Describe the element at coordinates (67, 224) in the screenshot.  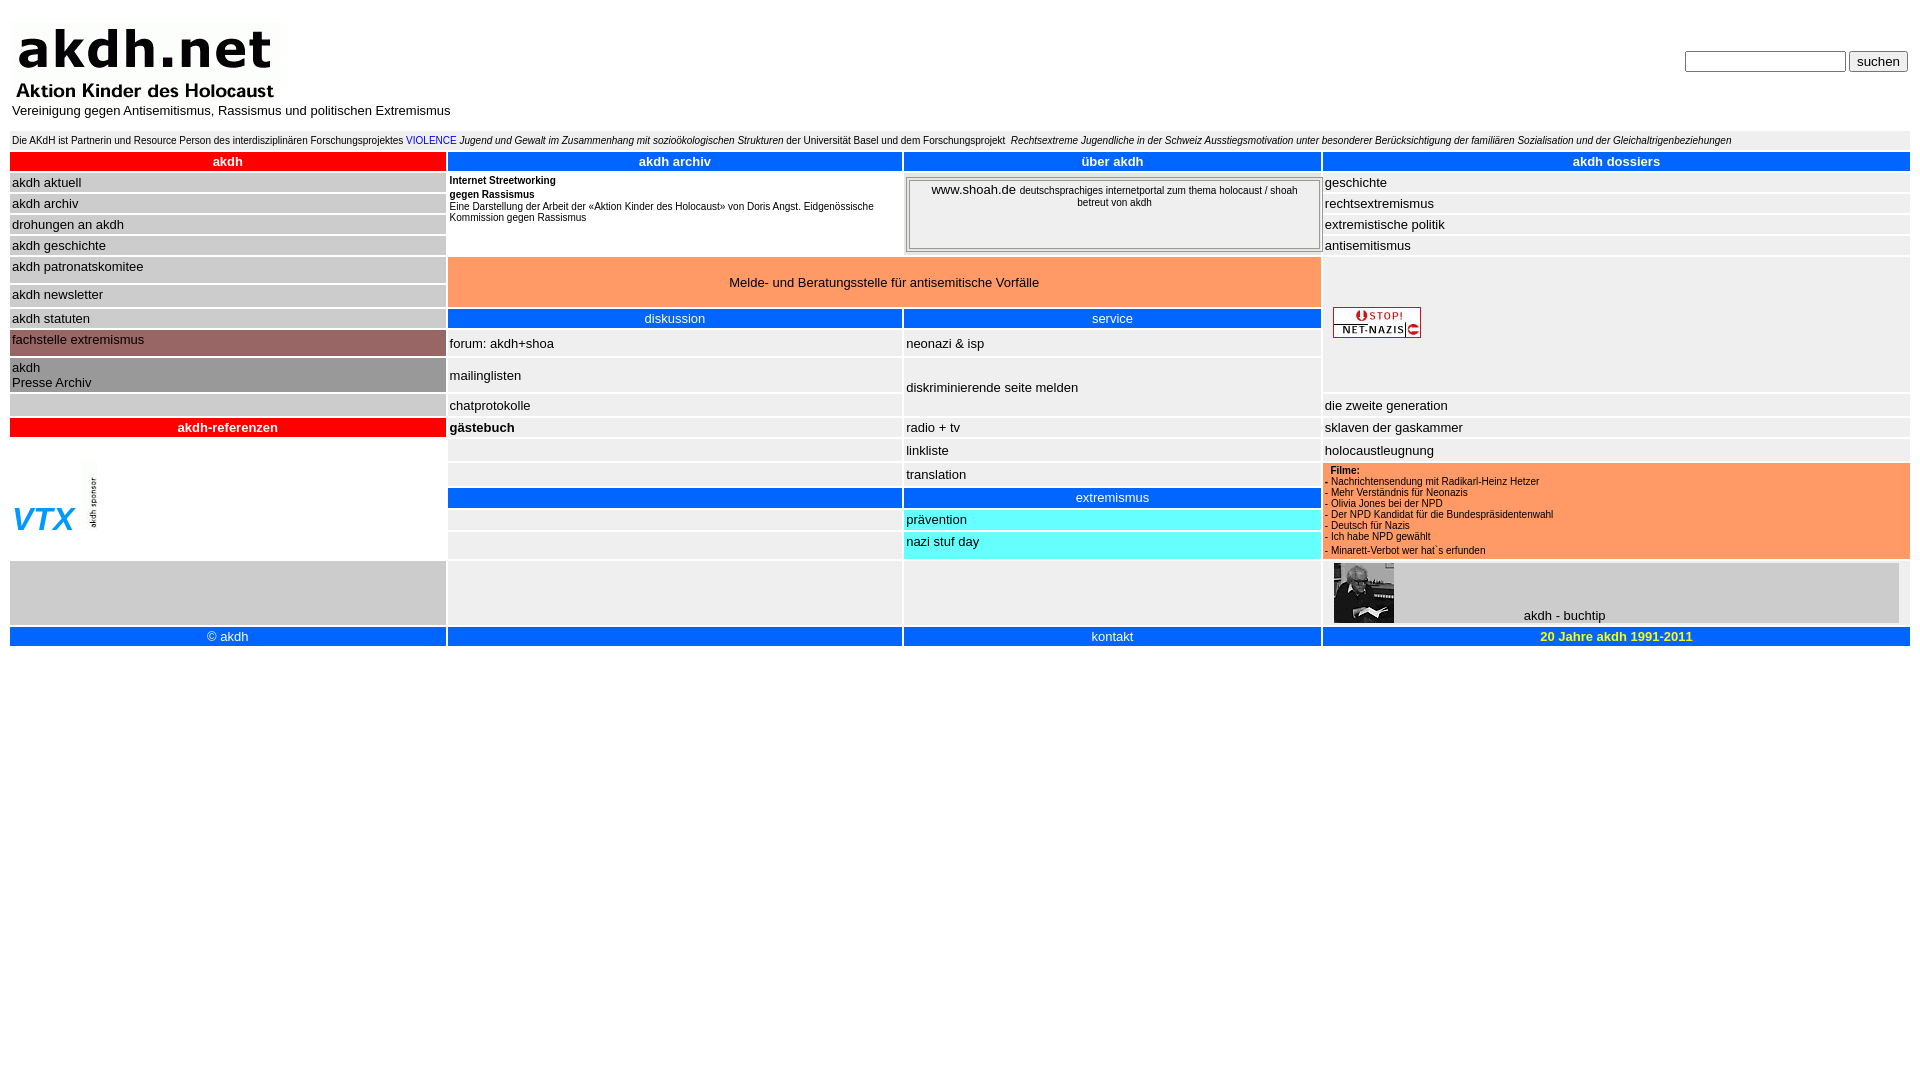
I see `'drohungen an akdh'` at that location.